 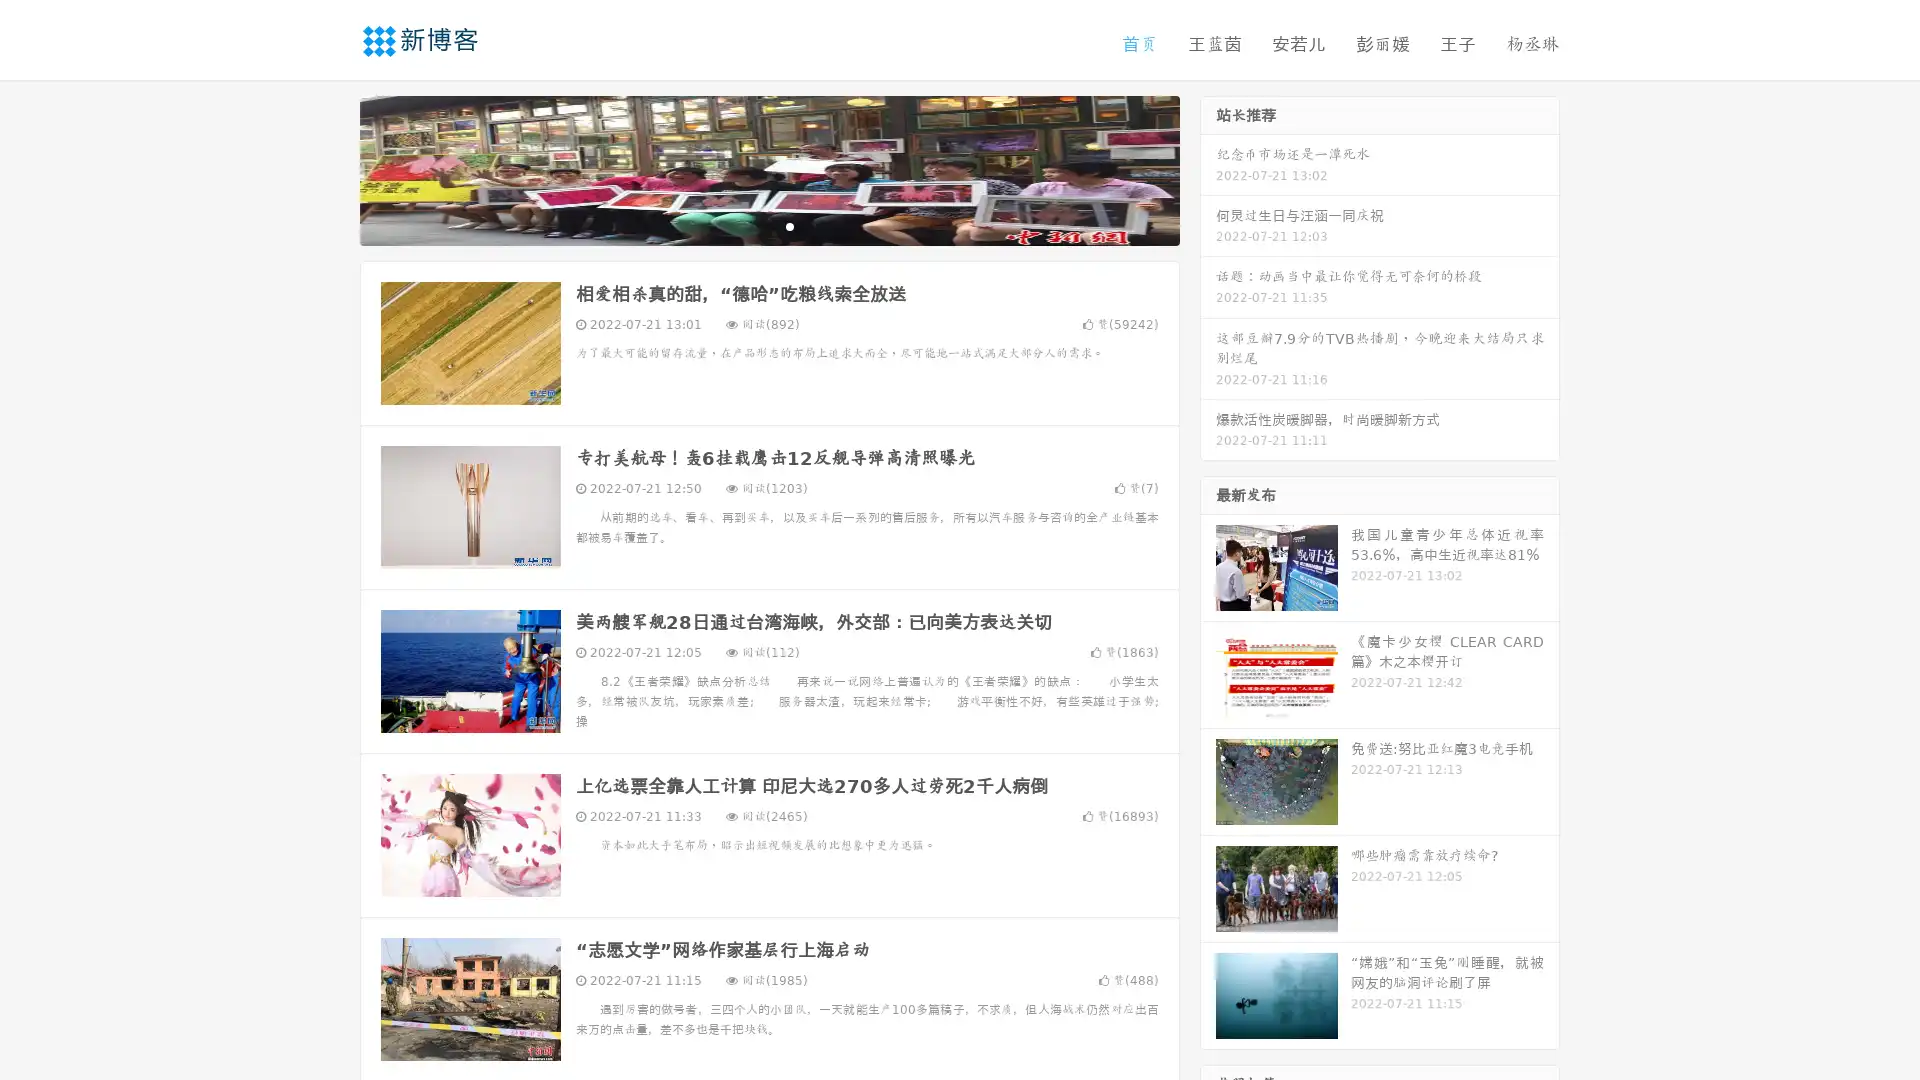 I want to click on Previous slide, so click(x=330, y=168).